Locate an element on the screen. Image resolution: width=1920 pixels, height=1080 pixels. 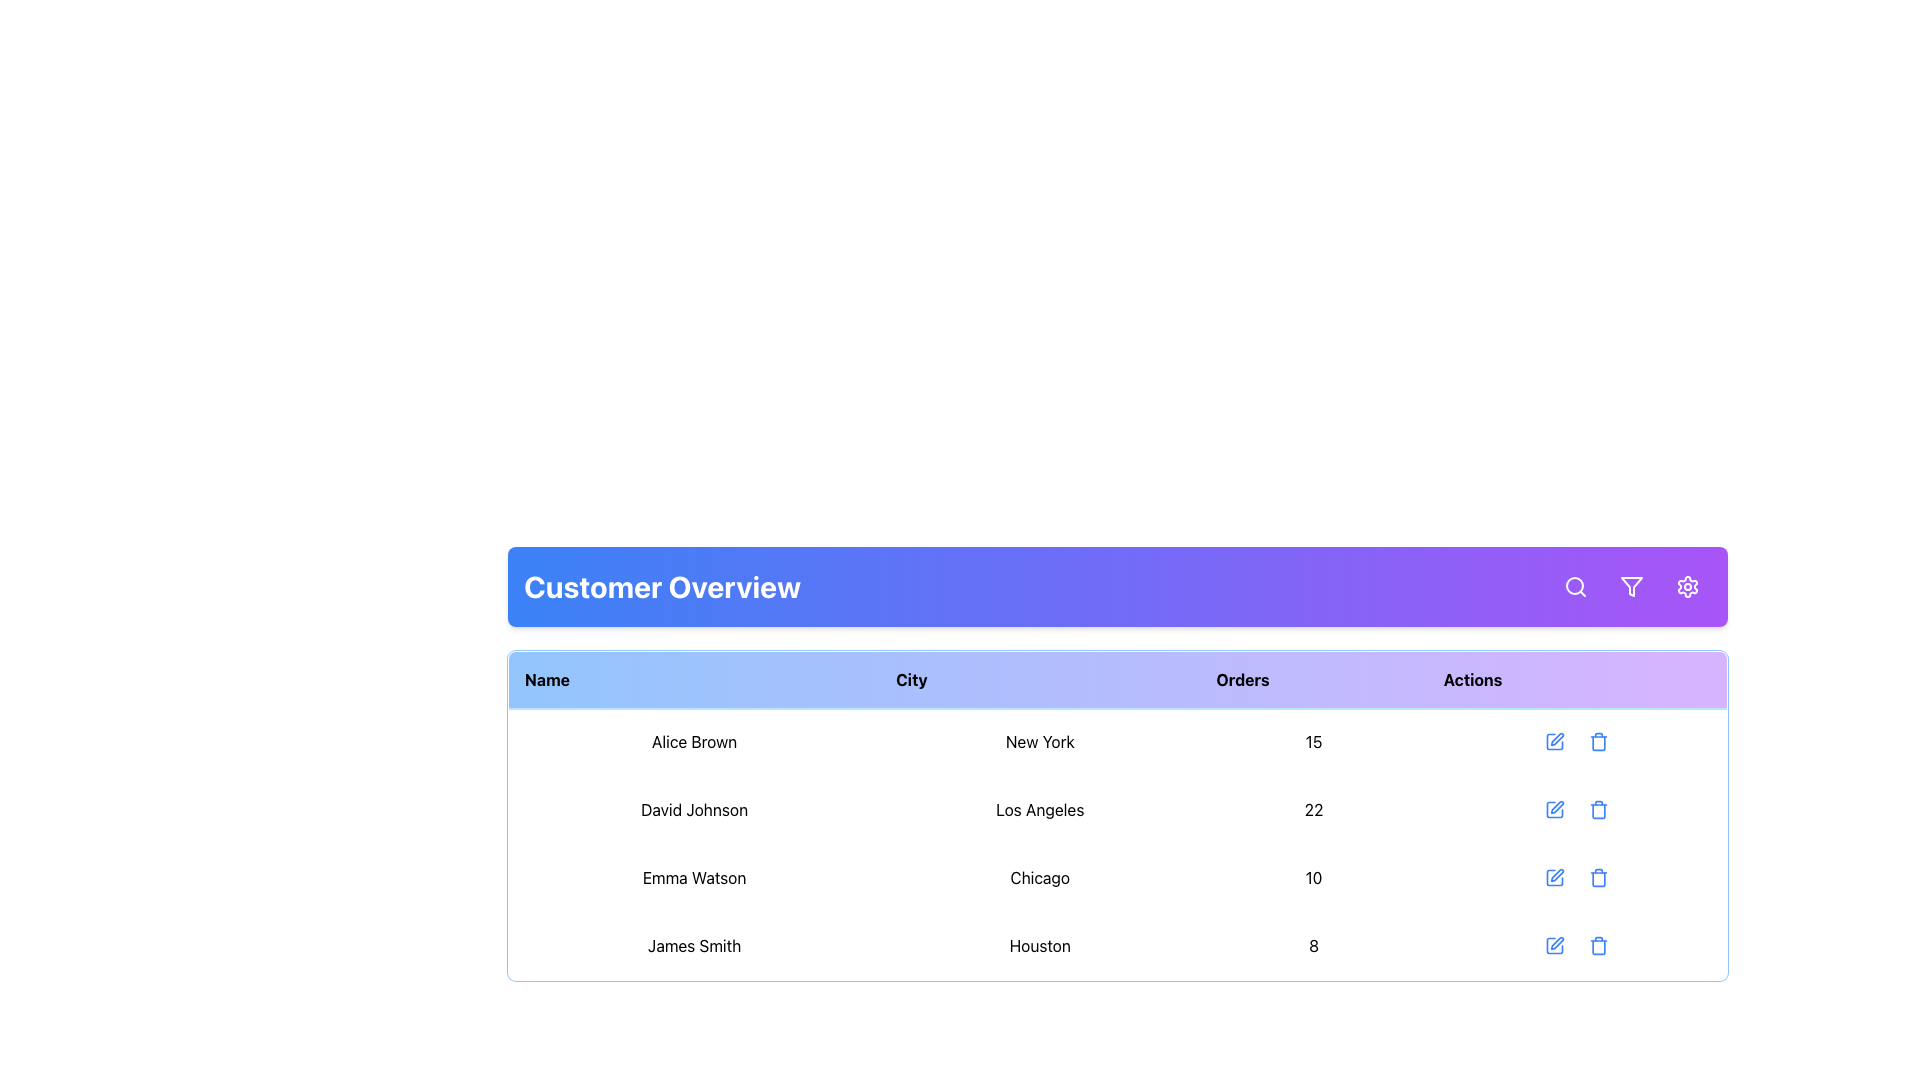
the static text label displaying 'Alice Brown' in the first row of the 'Name' column within the table is located at coordinates (694, 741).